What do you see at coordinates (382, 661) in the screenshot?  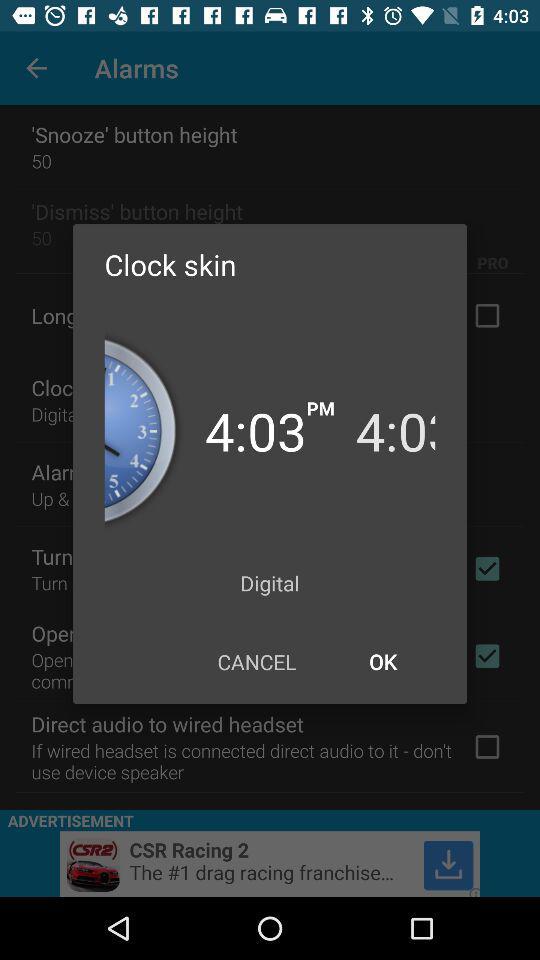 I see `item below the digital item` at bounding box center [382, 661].